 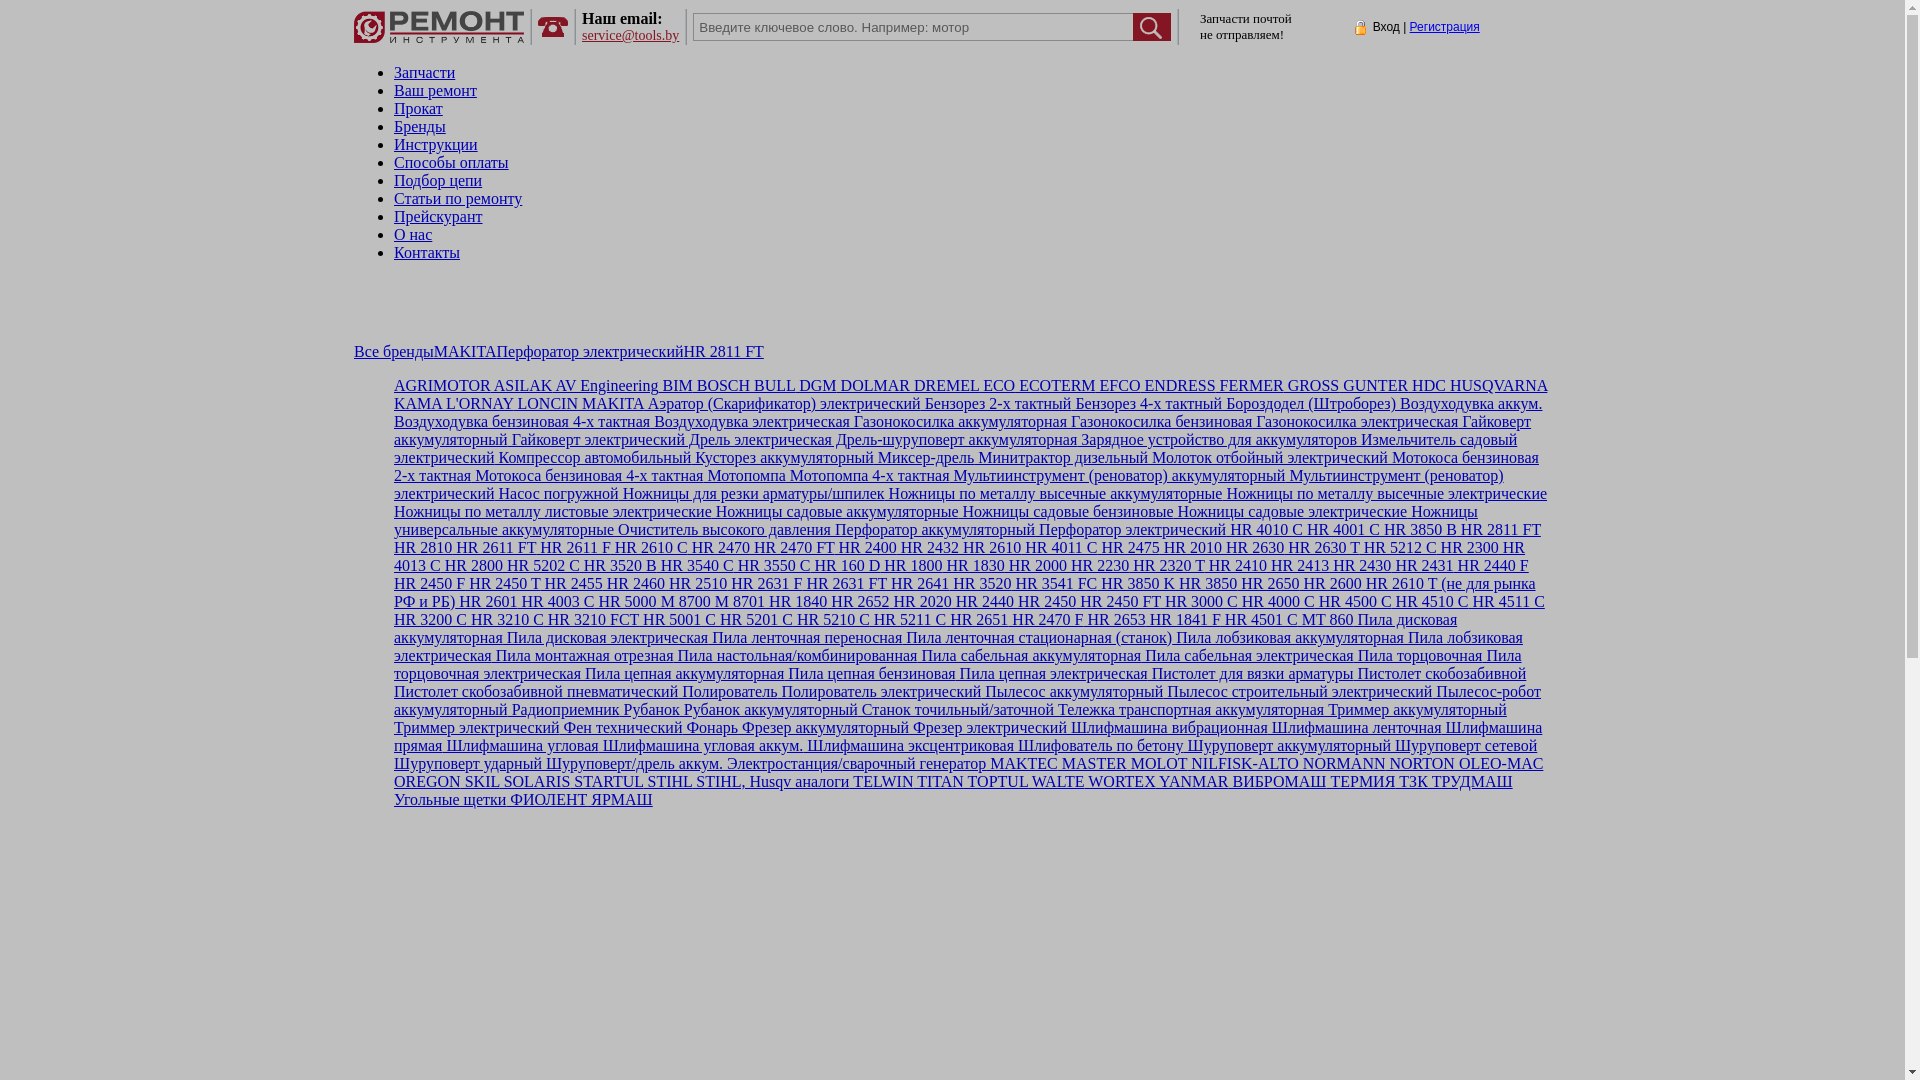 What do you see at coordinates (1112, 618) in the screenshot?
I see `'HR 2653'` at bounding box center [1112, 618].